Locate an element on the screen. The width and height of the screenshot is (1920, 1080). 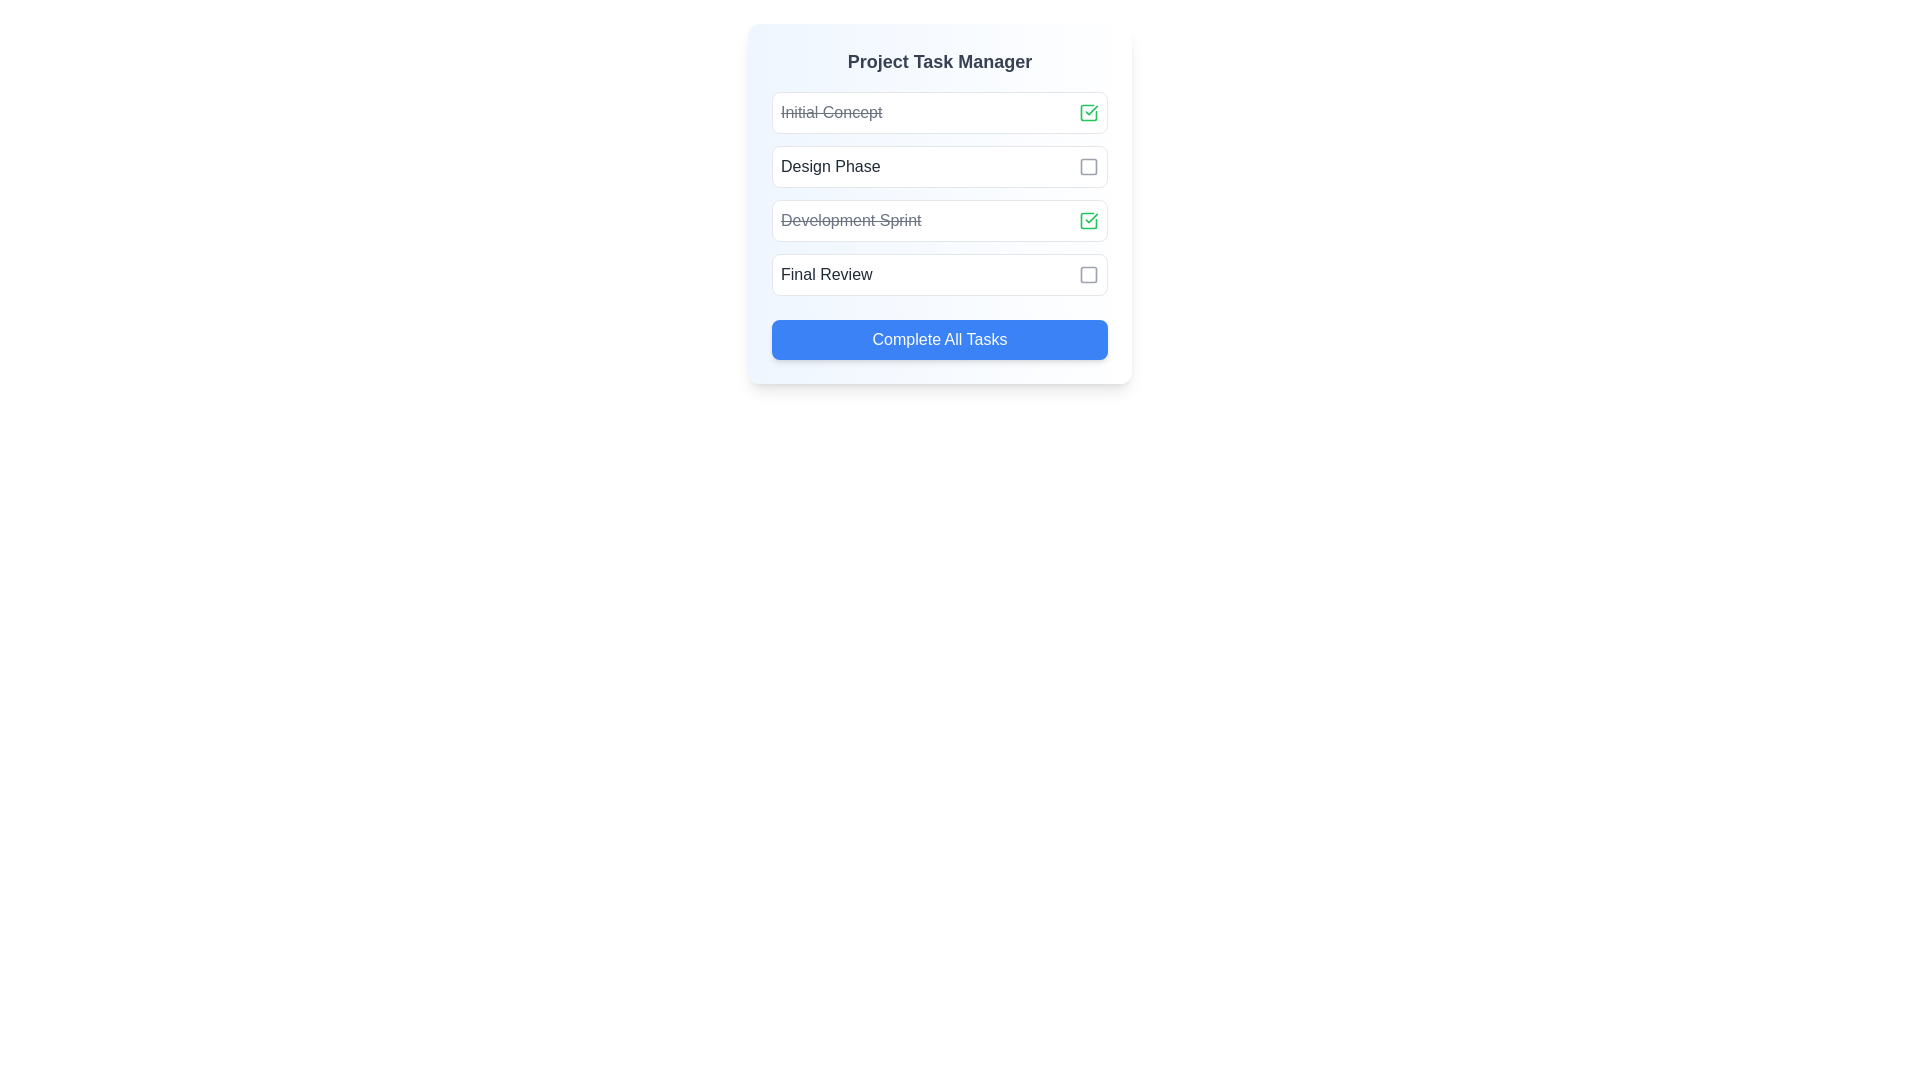
the checkbox located in the 'Design Phase' row of the task list, which is a small square-shaped component with a lightly rounded border is located at coordinates (1088, 165).